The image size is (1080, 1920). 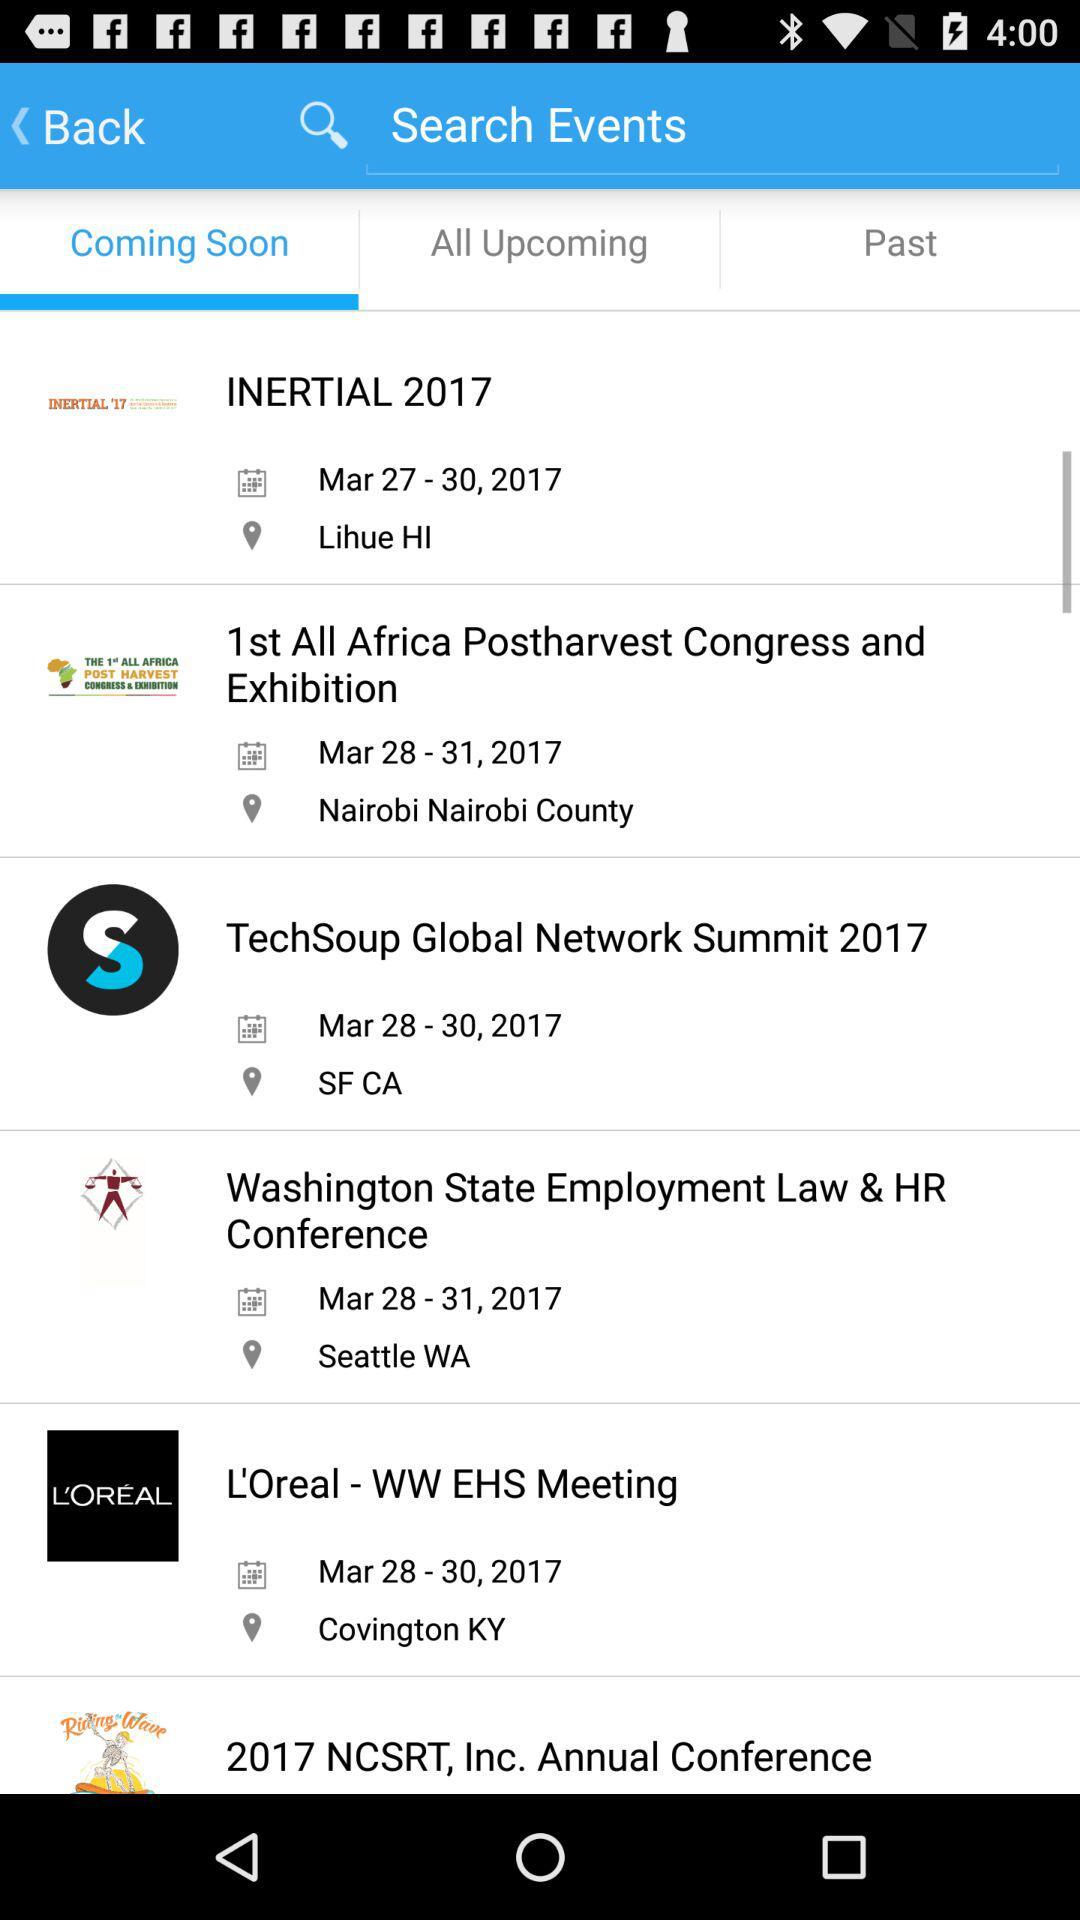 What do you see at coordinates (394, 1354) in the screenshot?
I see `app above l oreal ww item` at bounding box center [394, 1354].